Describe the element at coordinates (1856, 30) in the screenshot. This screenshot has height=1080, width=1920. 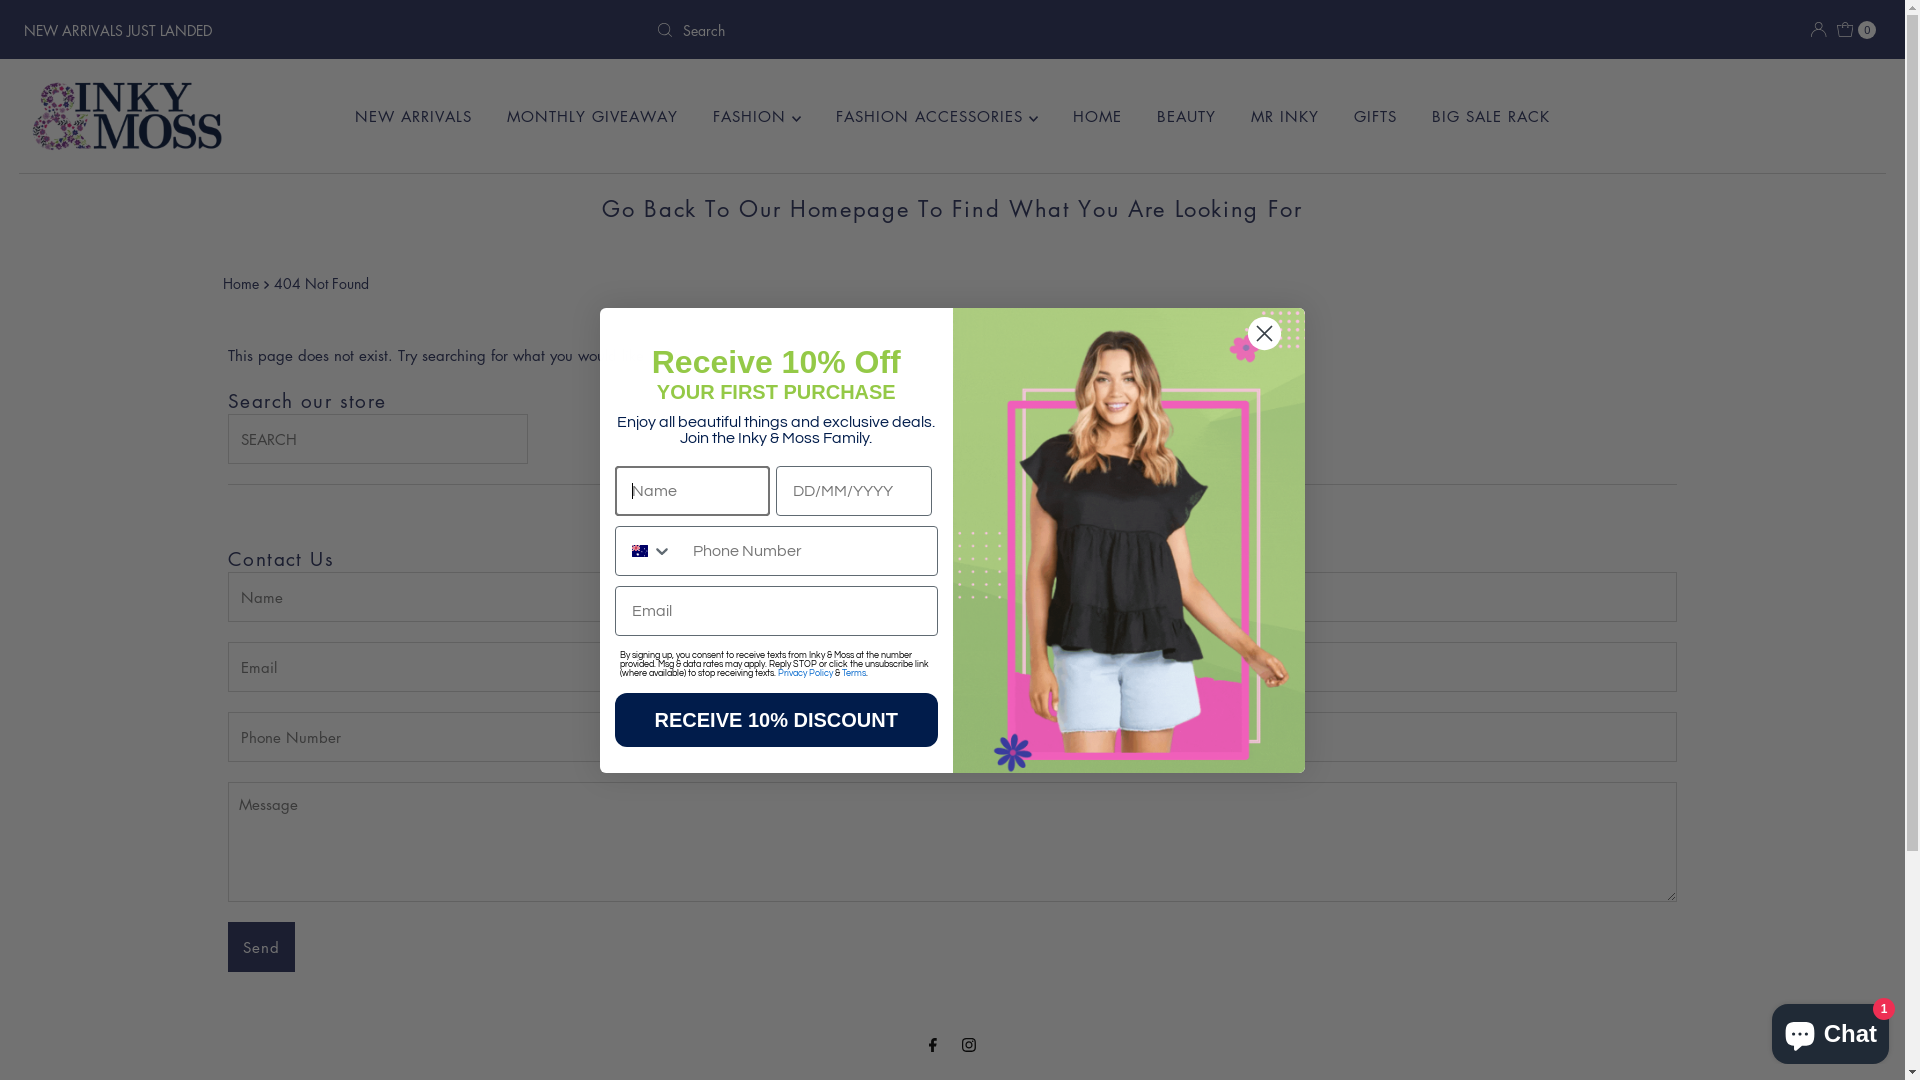
I see `'0'` at that location.